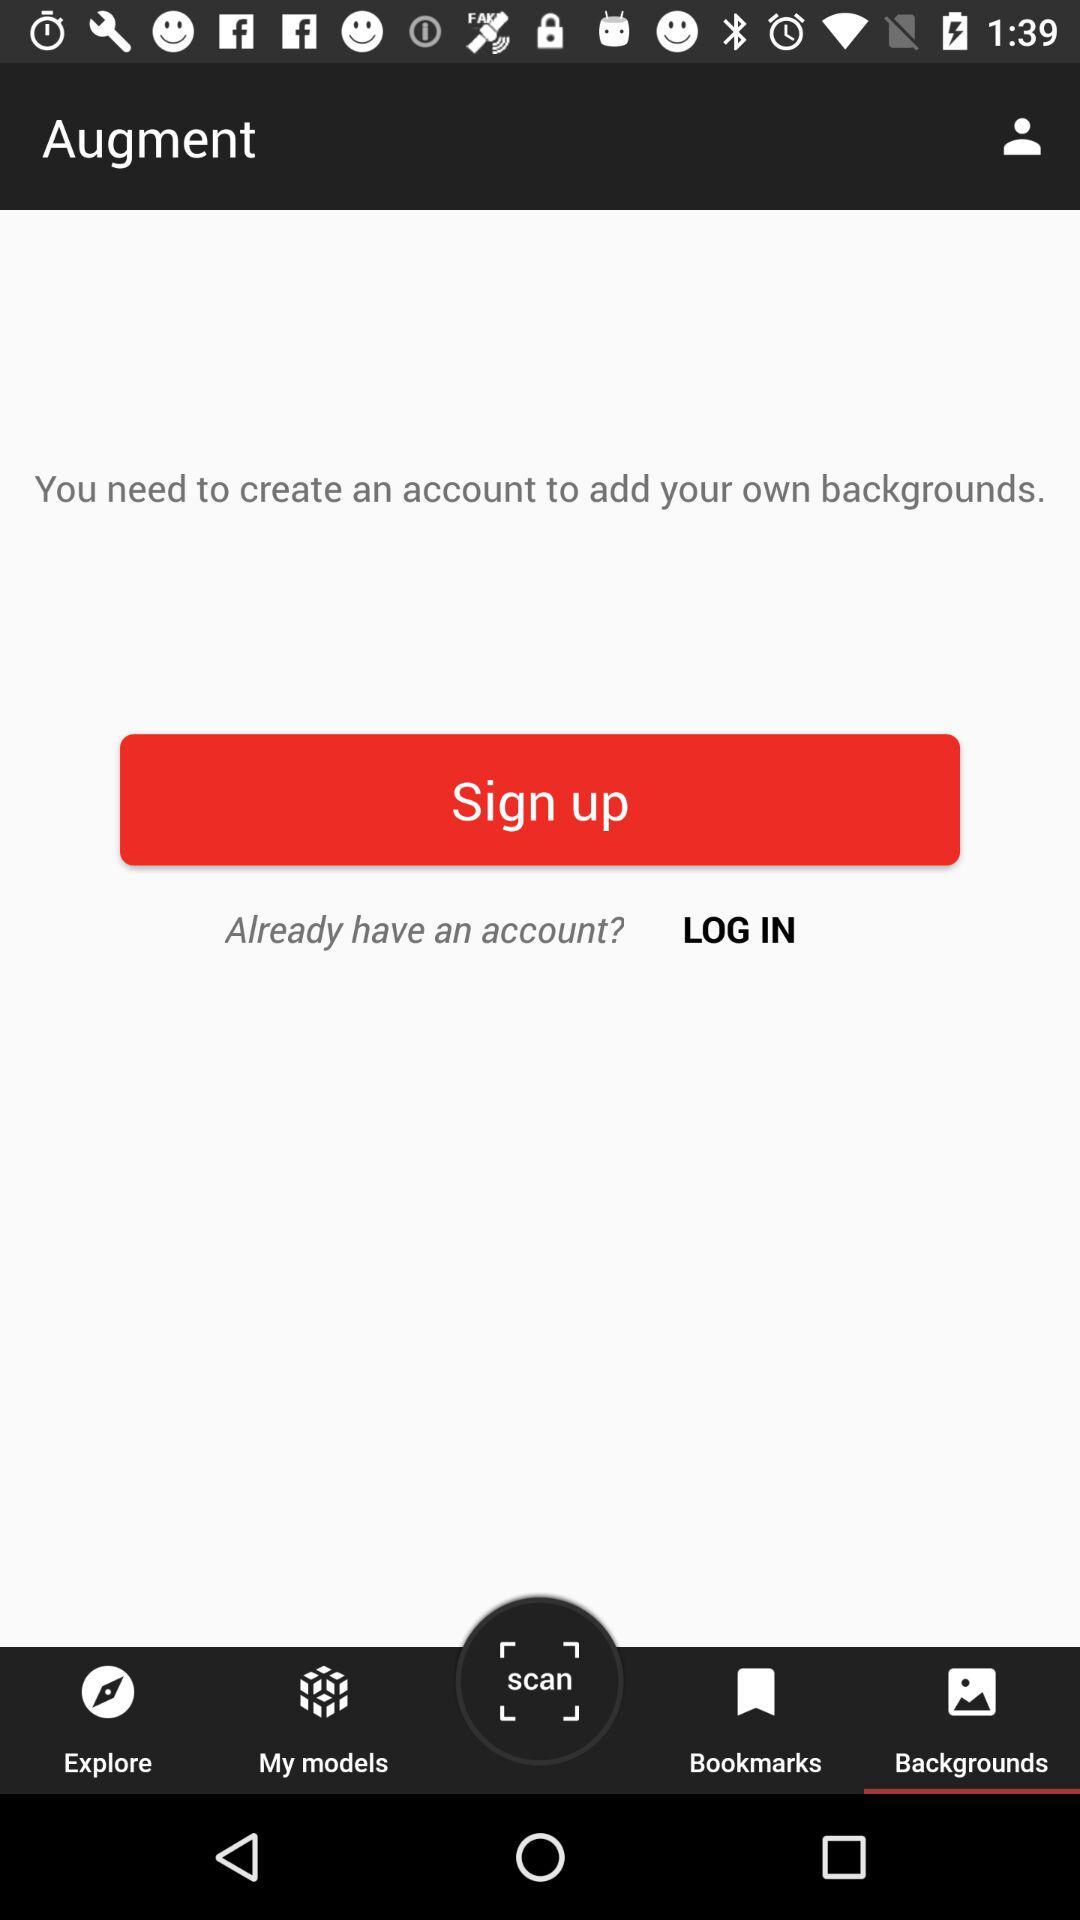  I want to click on item below the you need to, so click(540, 798).